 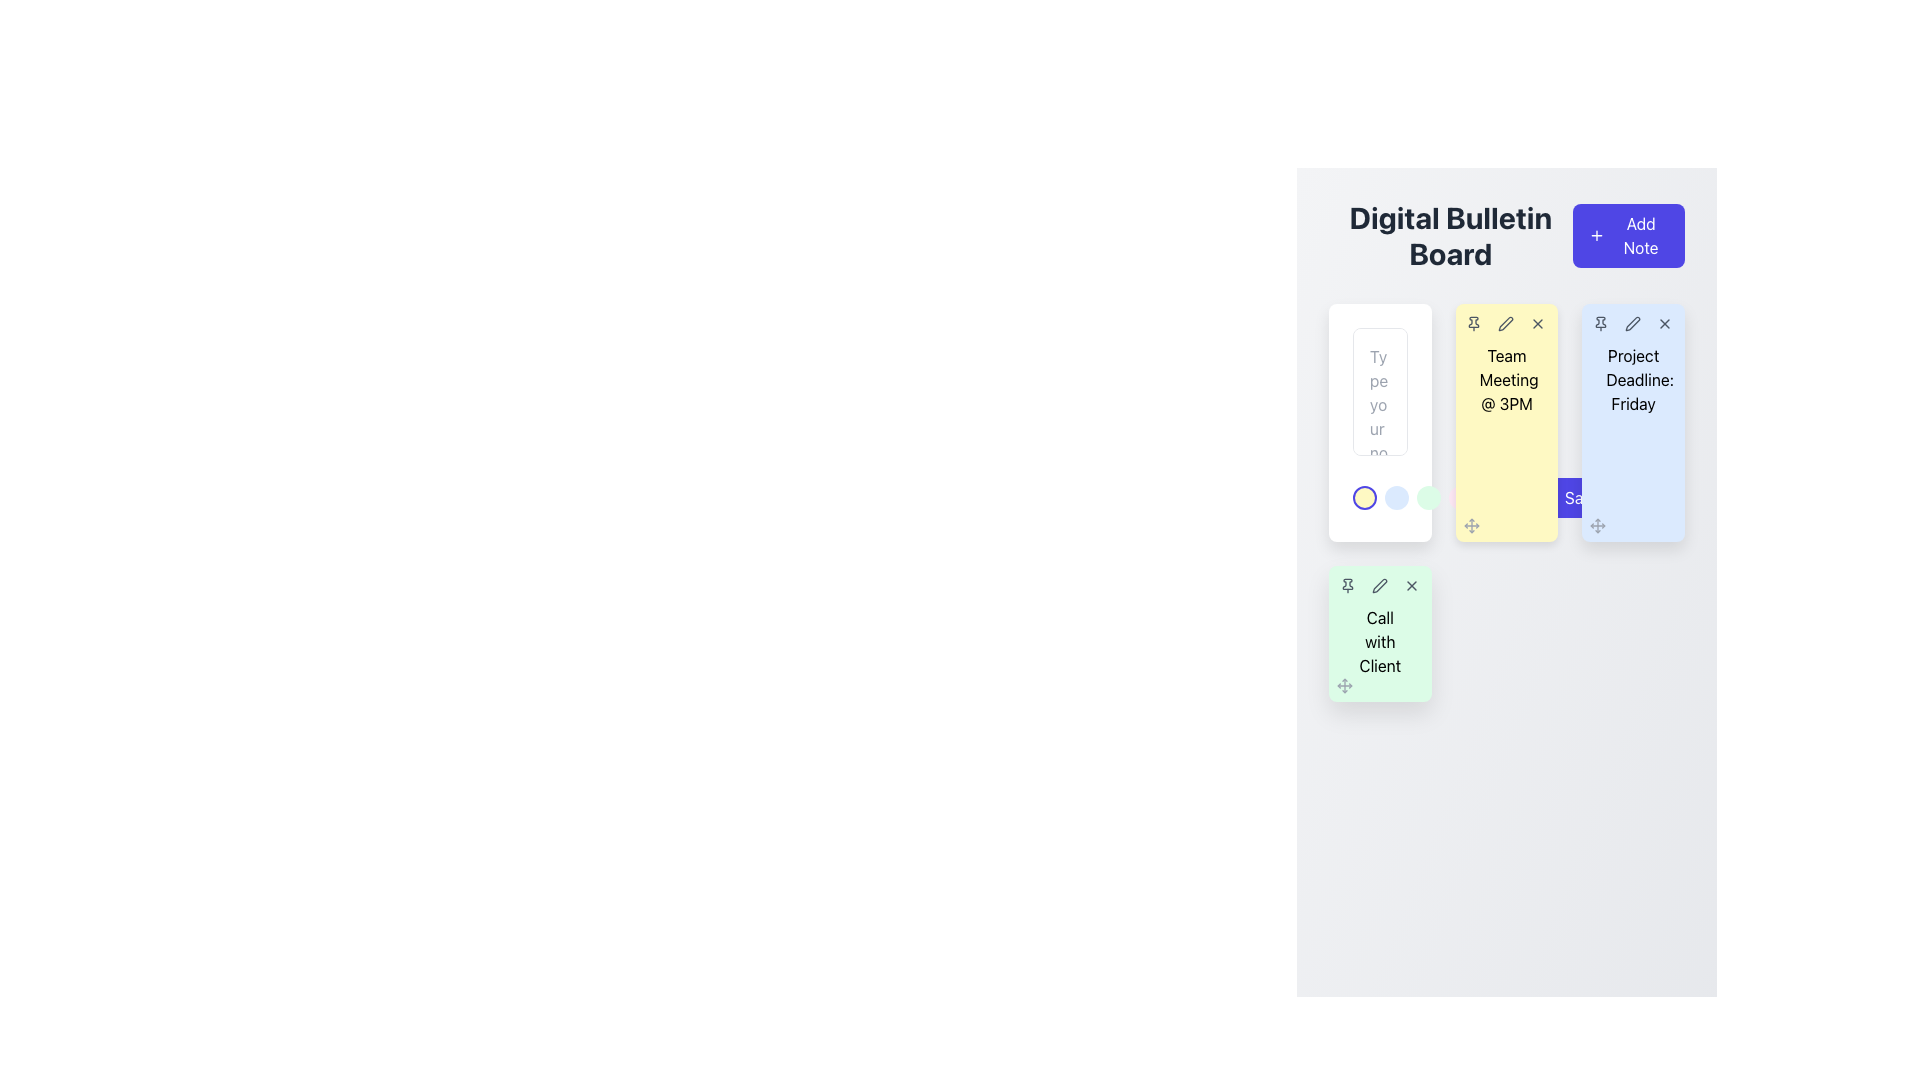 I want to click on the draggable control located at the bottom-left corner of the yellow card titled 'Team Meeting @ 3PM', so click(x=1471, y=524).